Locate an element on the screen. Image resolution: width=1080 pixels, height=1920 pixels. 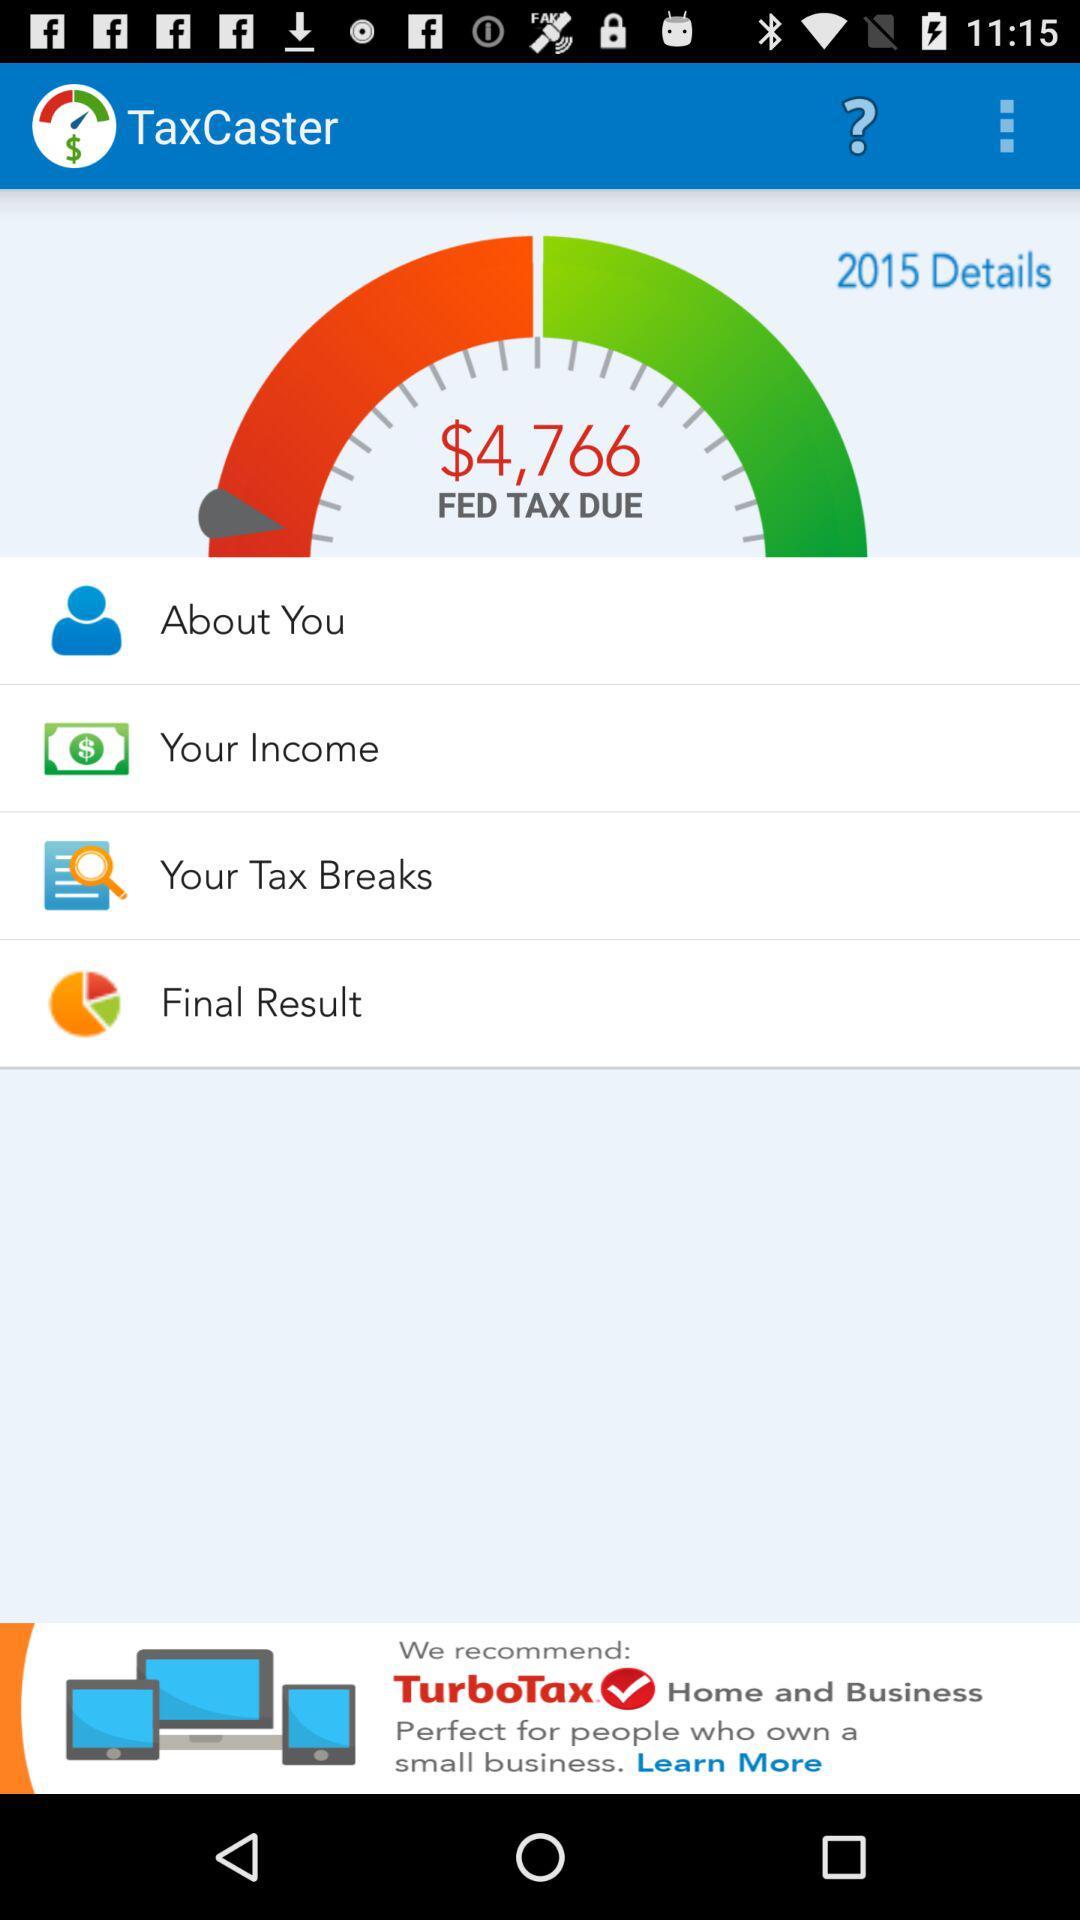
advertisement is located at coordinates (540, 1707).